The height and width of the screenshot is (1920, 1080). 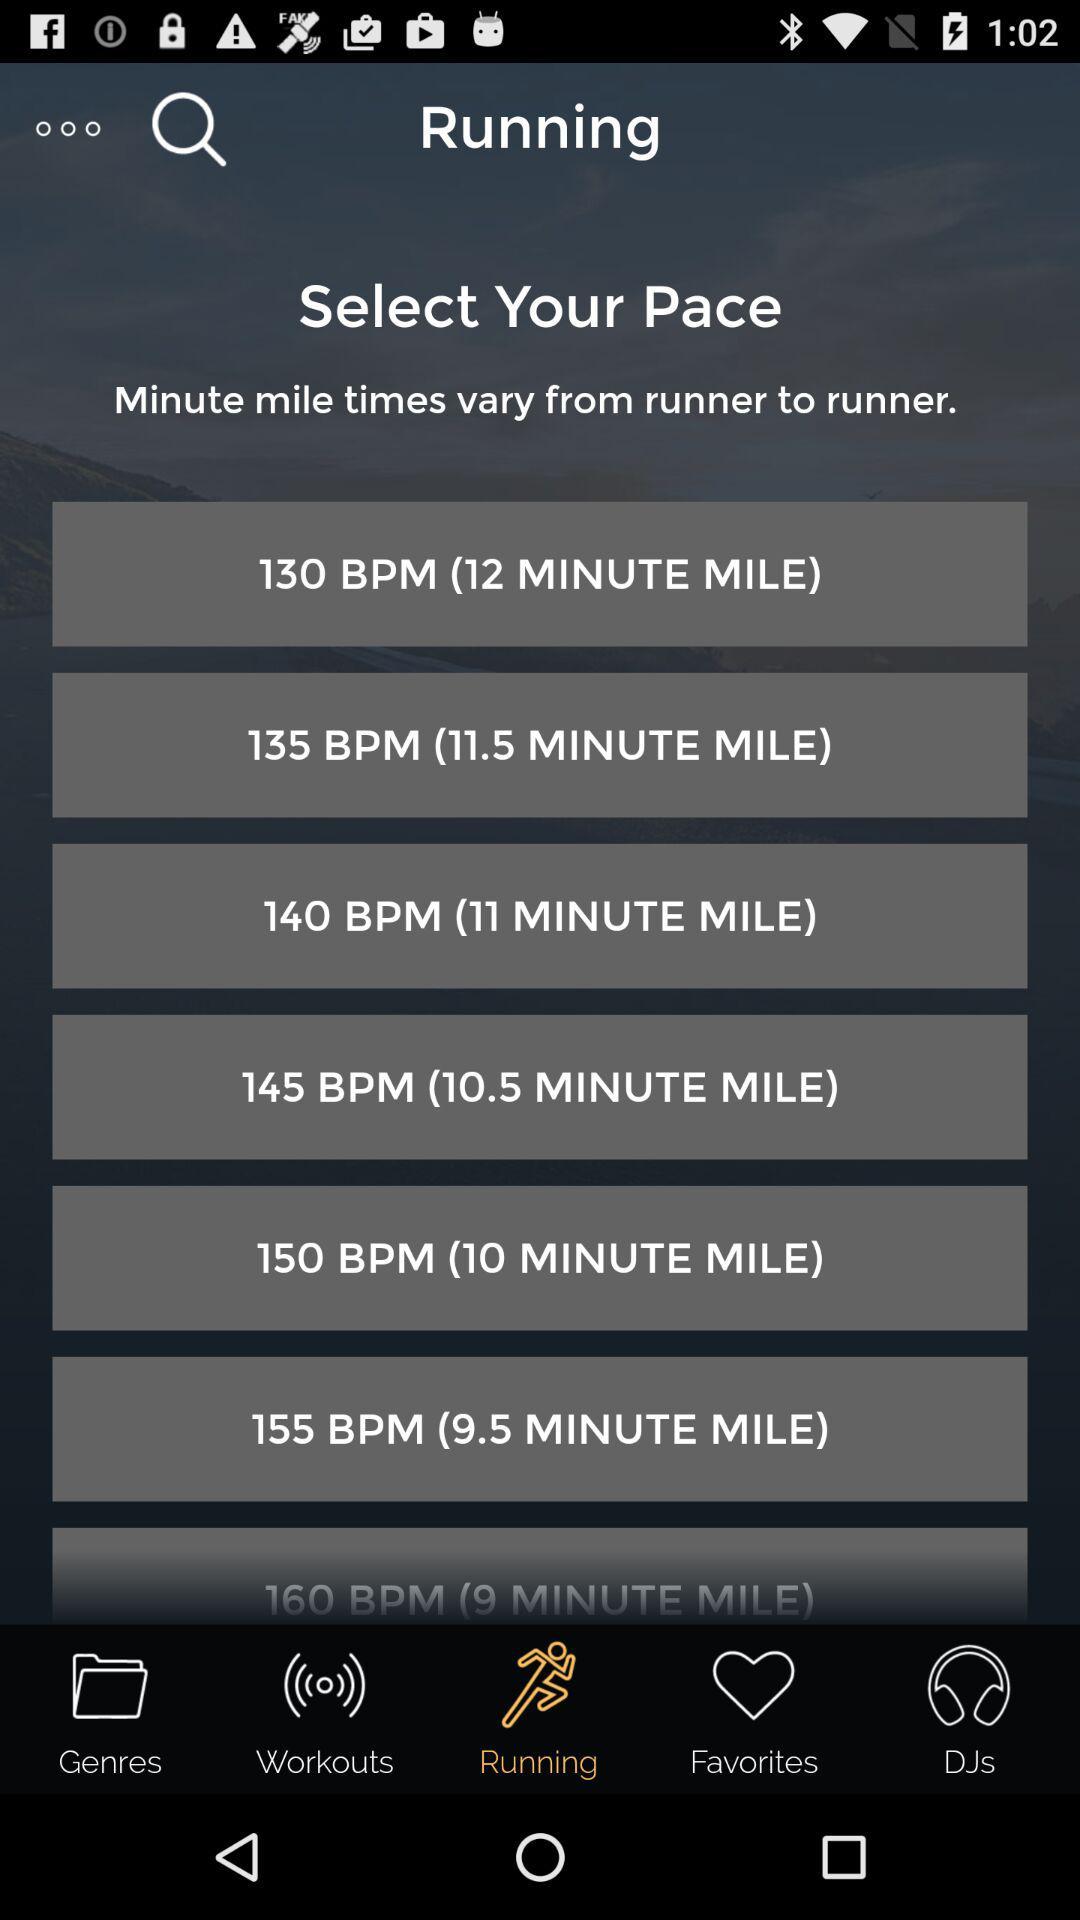 What do you see at coordinates (188, 127) in the screenshot?
I see `search` at bounding box center [188, 127].